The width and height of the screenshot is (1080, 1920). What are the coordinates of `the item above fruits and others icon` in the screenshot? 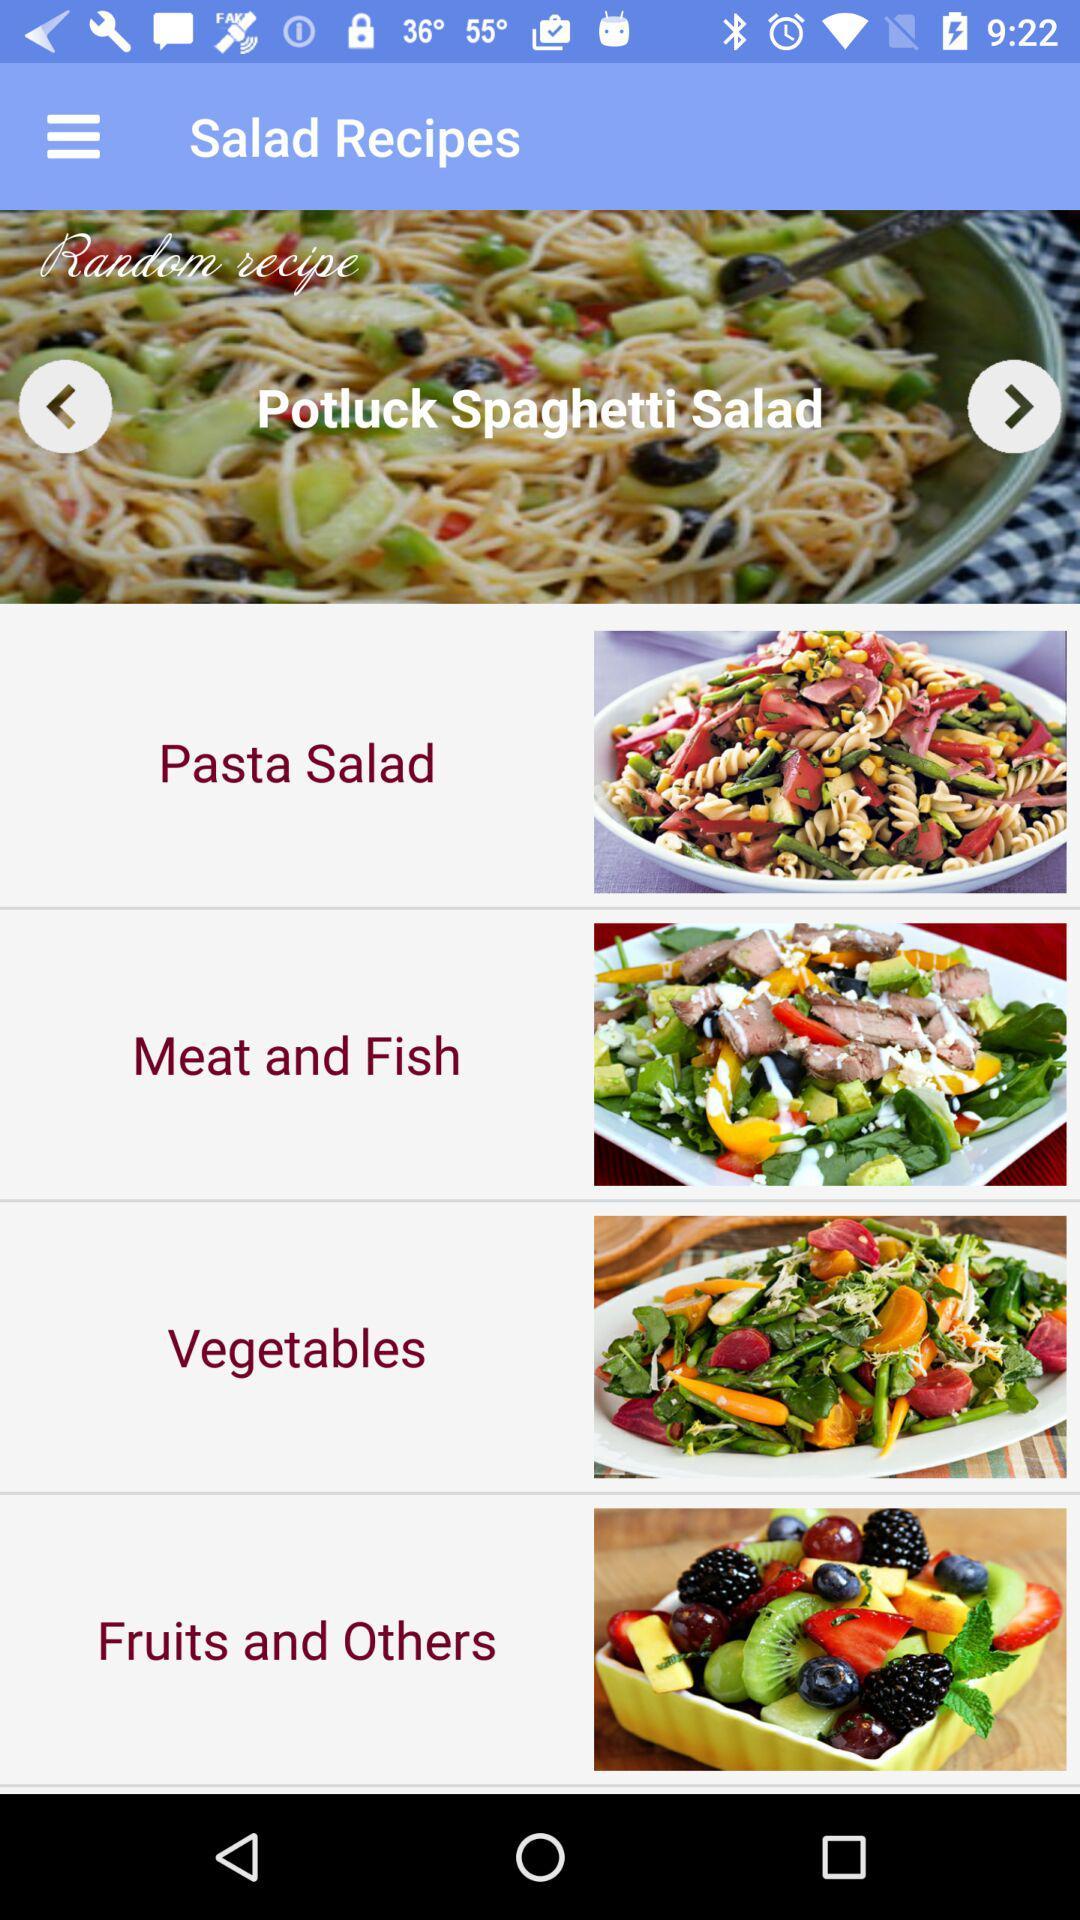 It's located at (297, 1346).